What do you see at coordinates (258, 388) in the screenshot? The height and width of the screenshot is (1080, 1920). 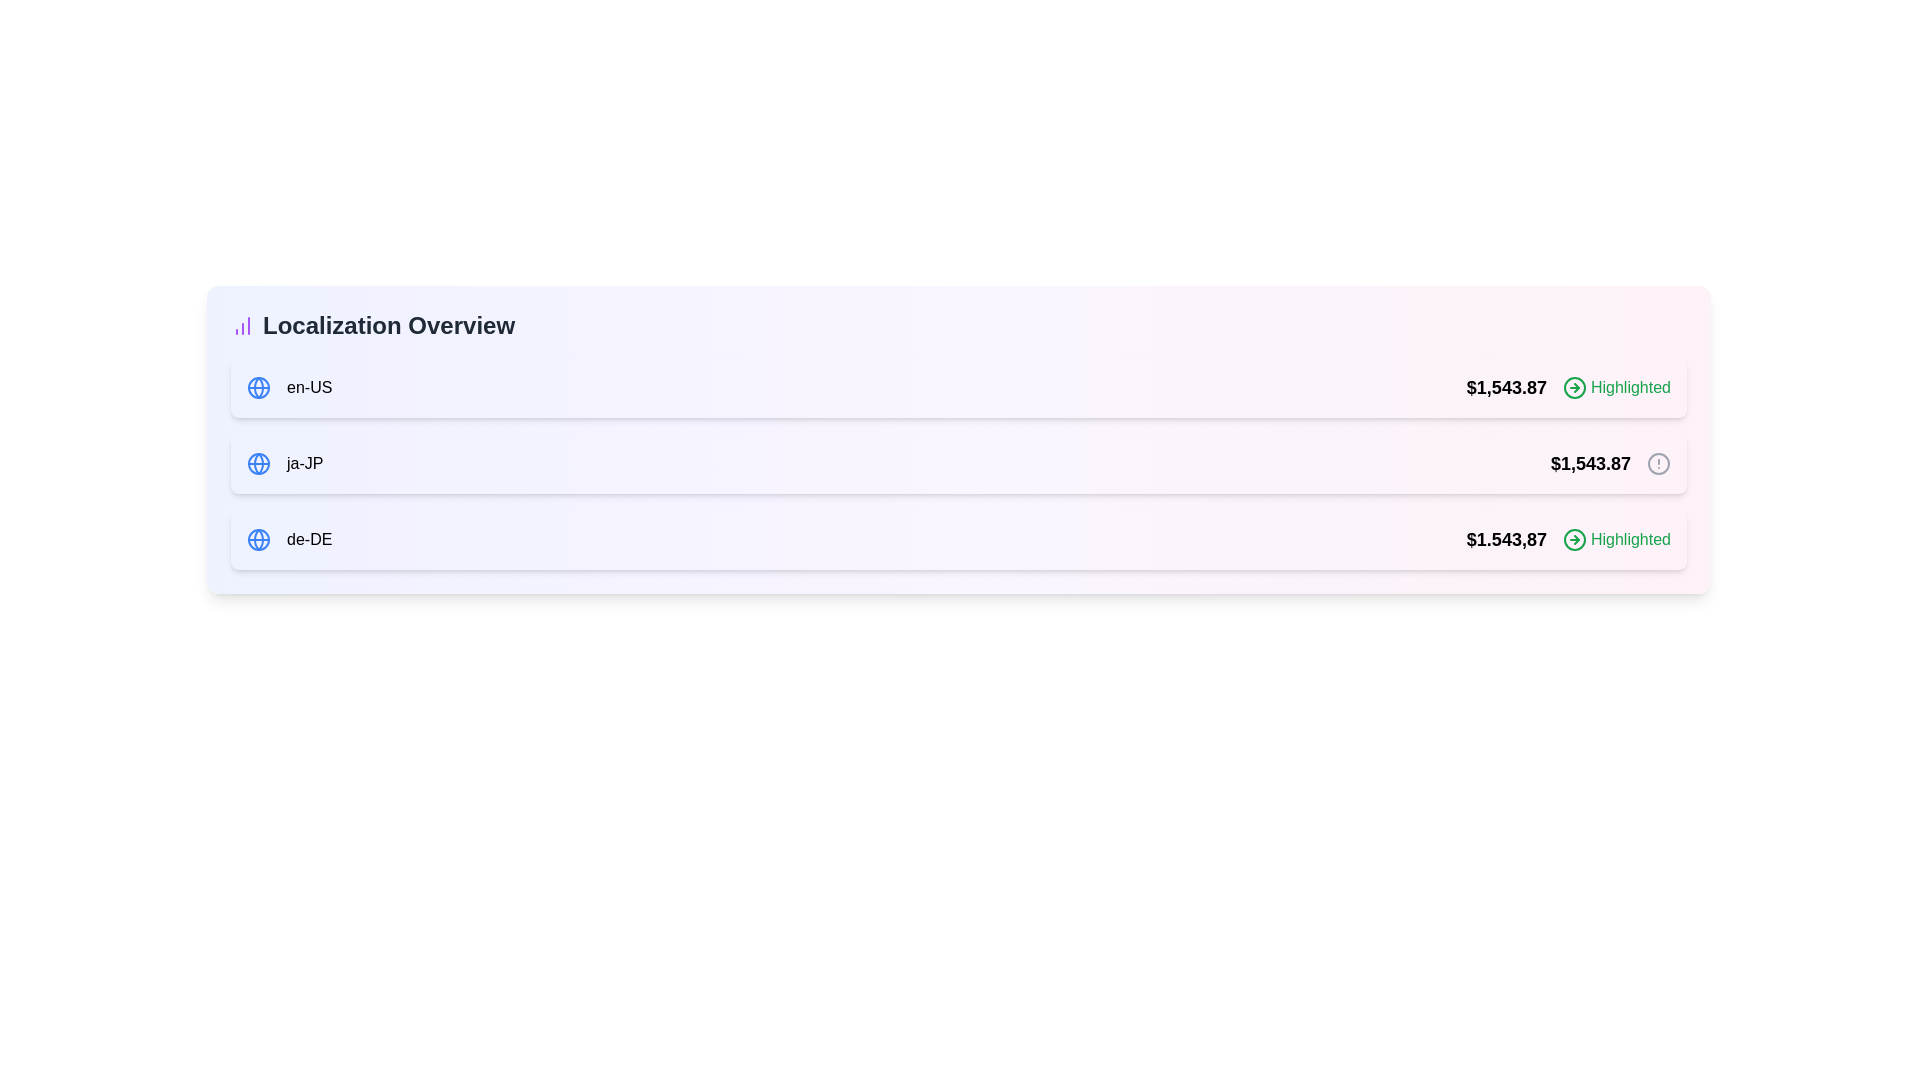 I see `the blue globe icon with a thin gray outline, located to the left of the 'en-US' text` at bounding box center [258, 388].